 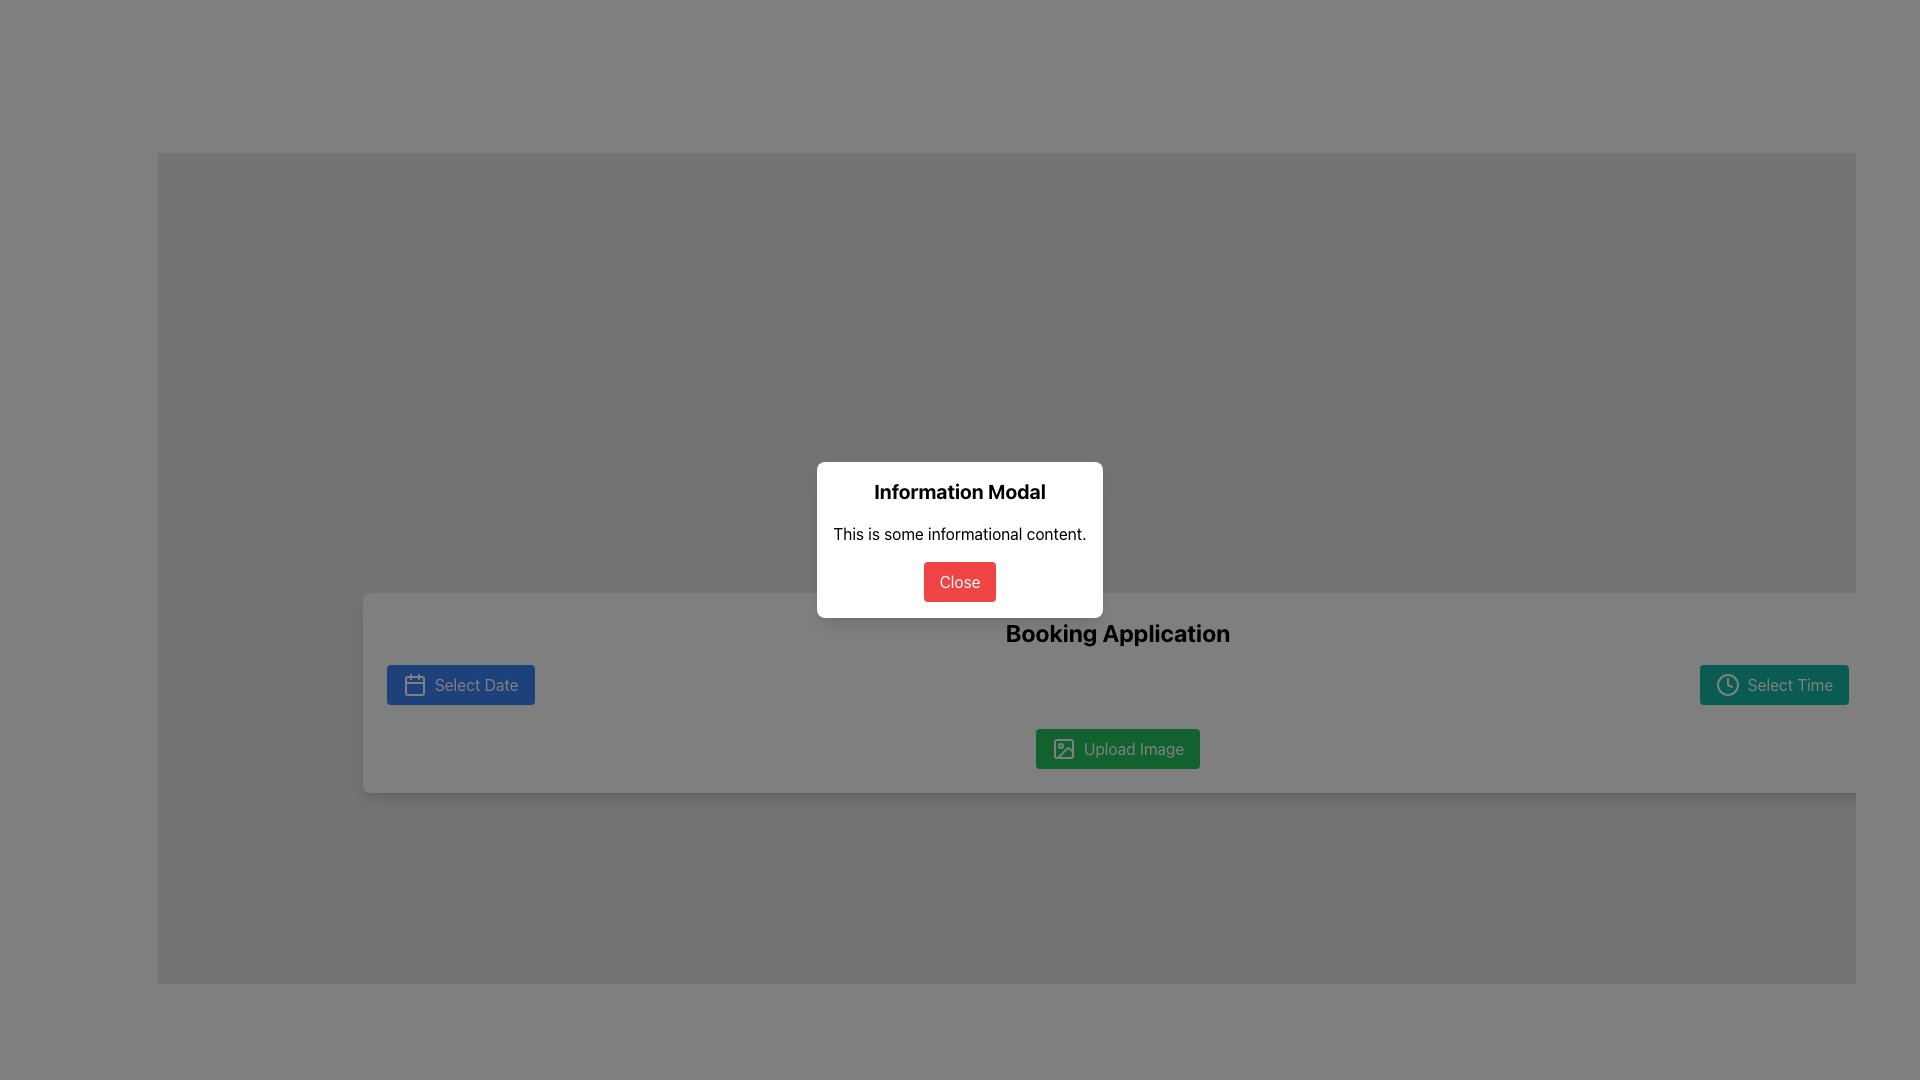 What do you see at coordinates (1117, 748) in the screenshot?
I see `the image upload button located between the 'Select Date' and 'Select Time' buttons at the bottom of the 'Booking Application' card to initiate the image upload process` at bounding box center [1117, 748].